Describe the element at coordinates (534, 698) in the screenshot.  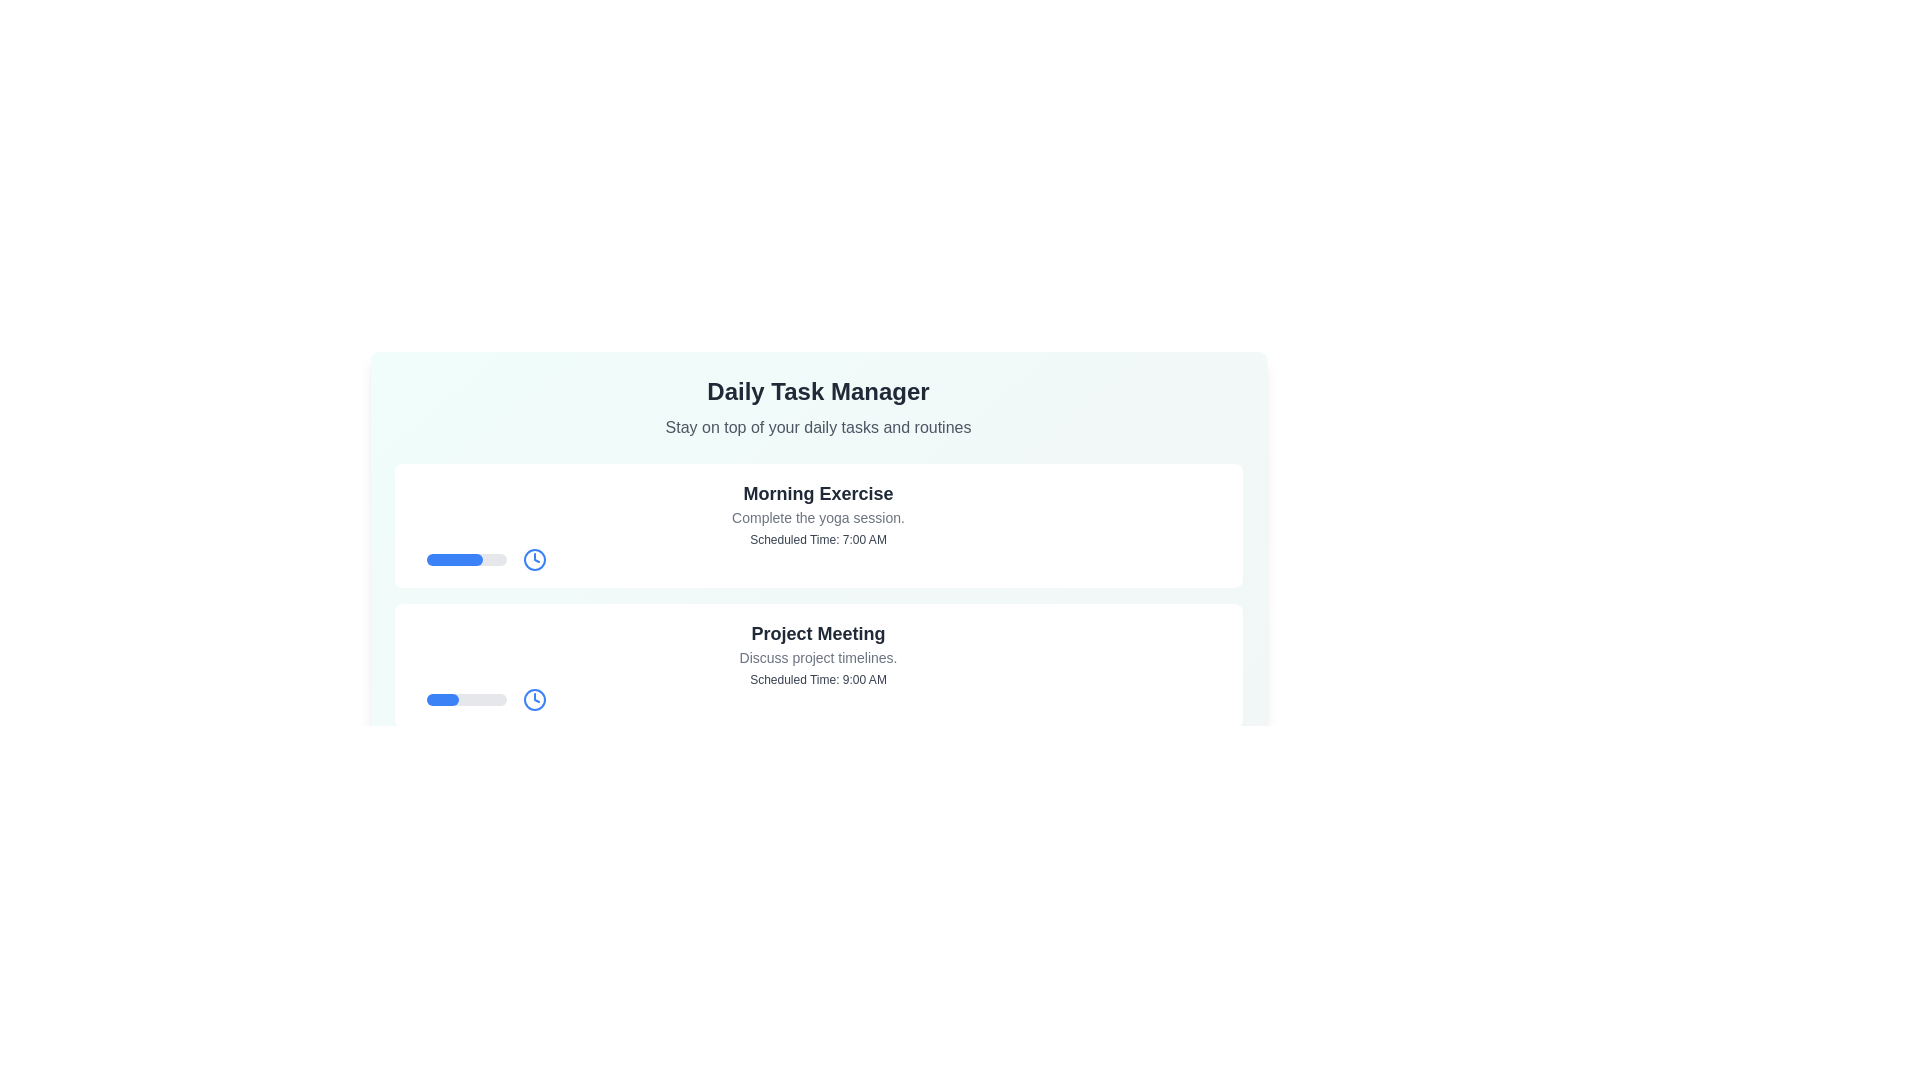
I see `the graphical circle within the clock icon located on the right side of the progress bar for the 'Project Meeting' task` at that location.